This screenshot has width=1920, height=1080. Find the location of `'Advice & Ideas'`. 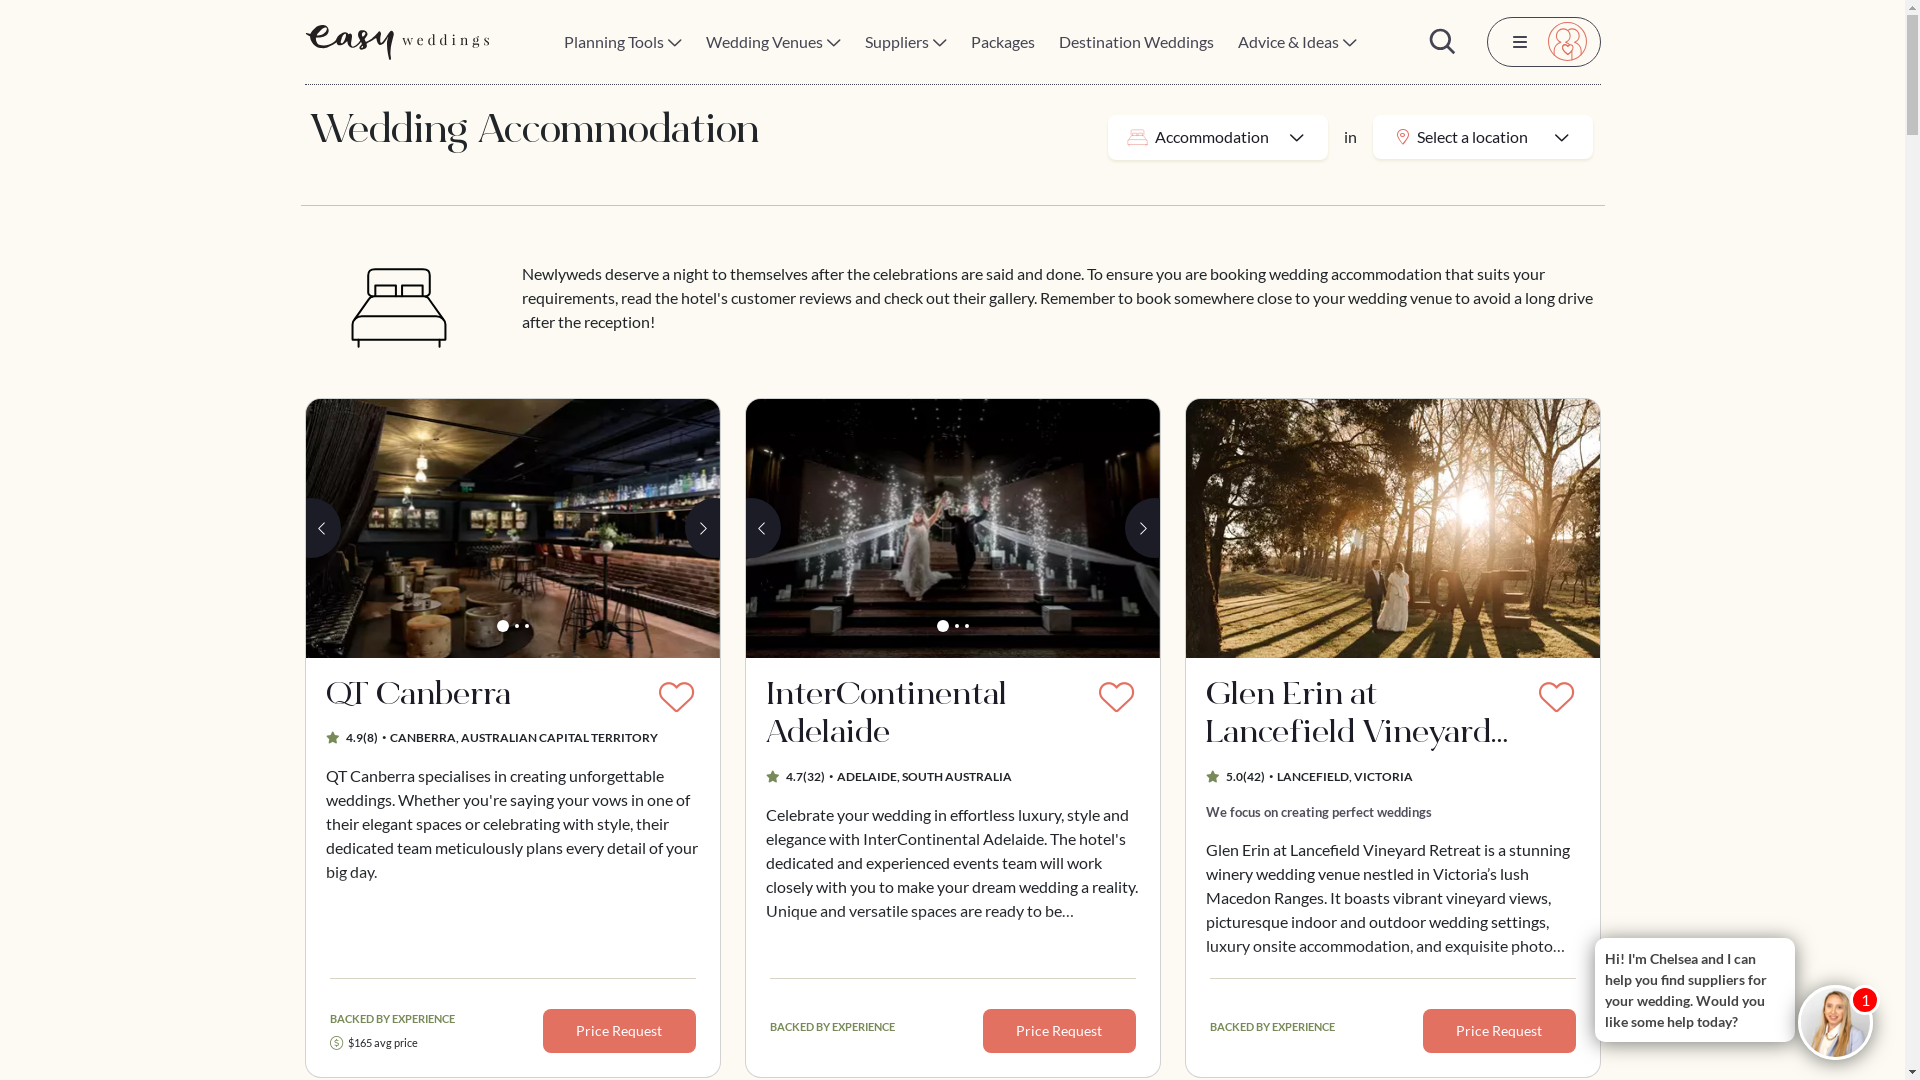

'Advice & Ideas' is located at coordinates (1297, 42).